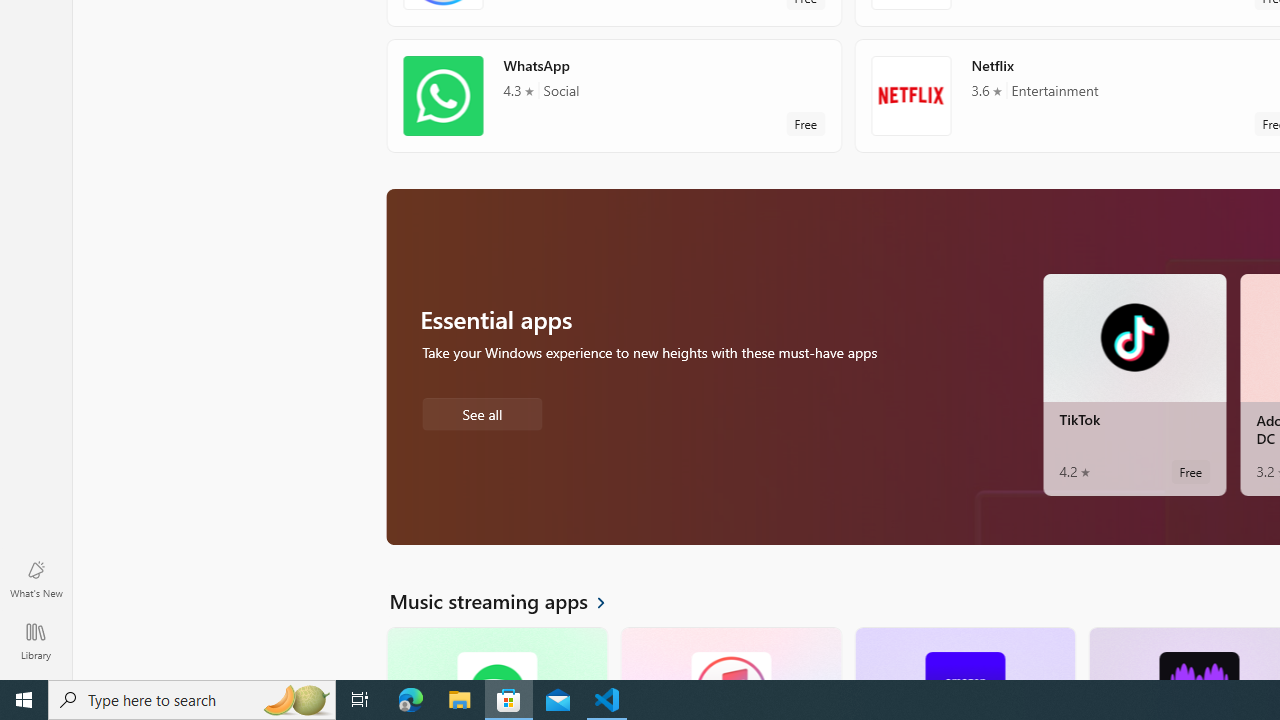  I want to click on 'iTunes. Average rating of 2.5 out of five stars. Free  ', so click(729, 653).